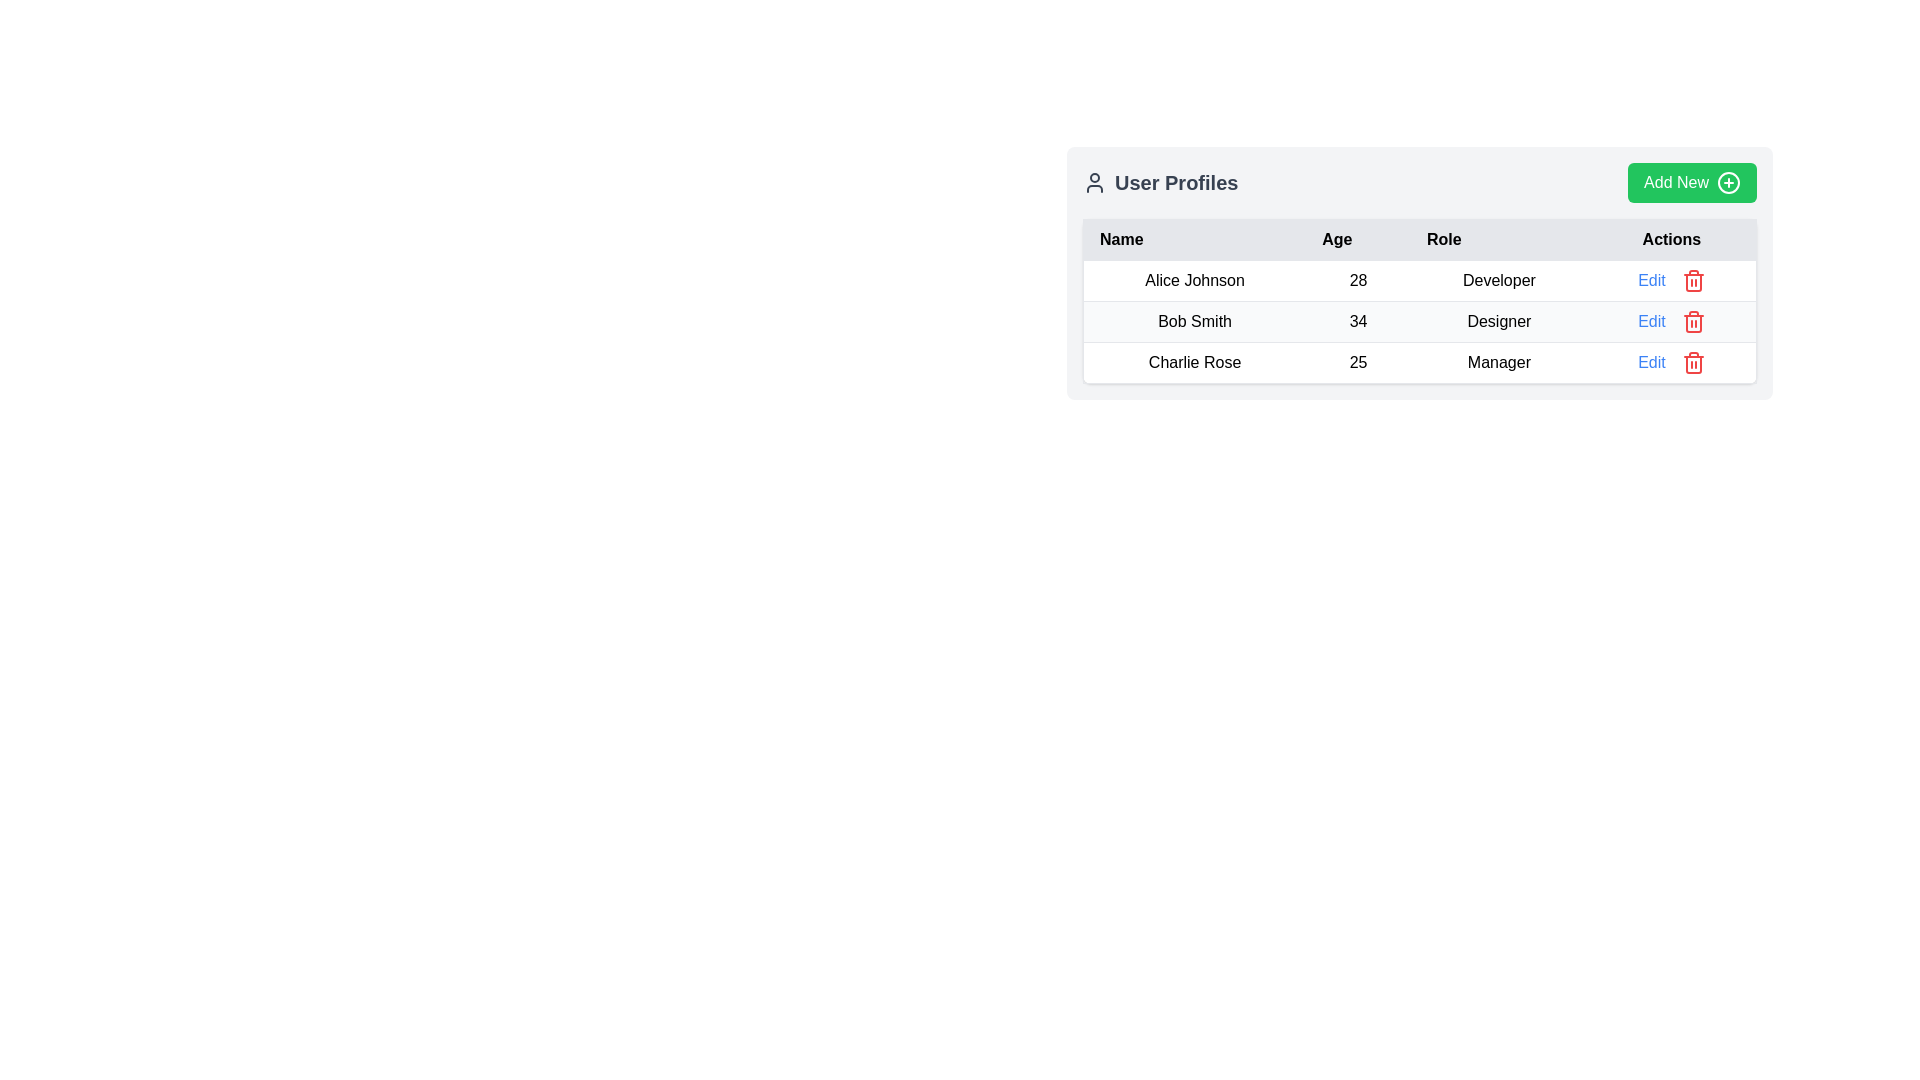 This screenshot has width=1920, height=1080. Describe the element at coordinates (1692, 281) in the screenshot. I see `the delete action button with a red trash can icon located in the 'Actions' column of the third row within the user table` at that location.